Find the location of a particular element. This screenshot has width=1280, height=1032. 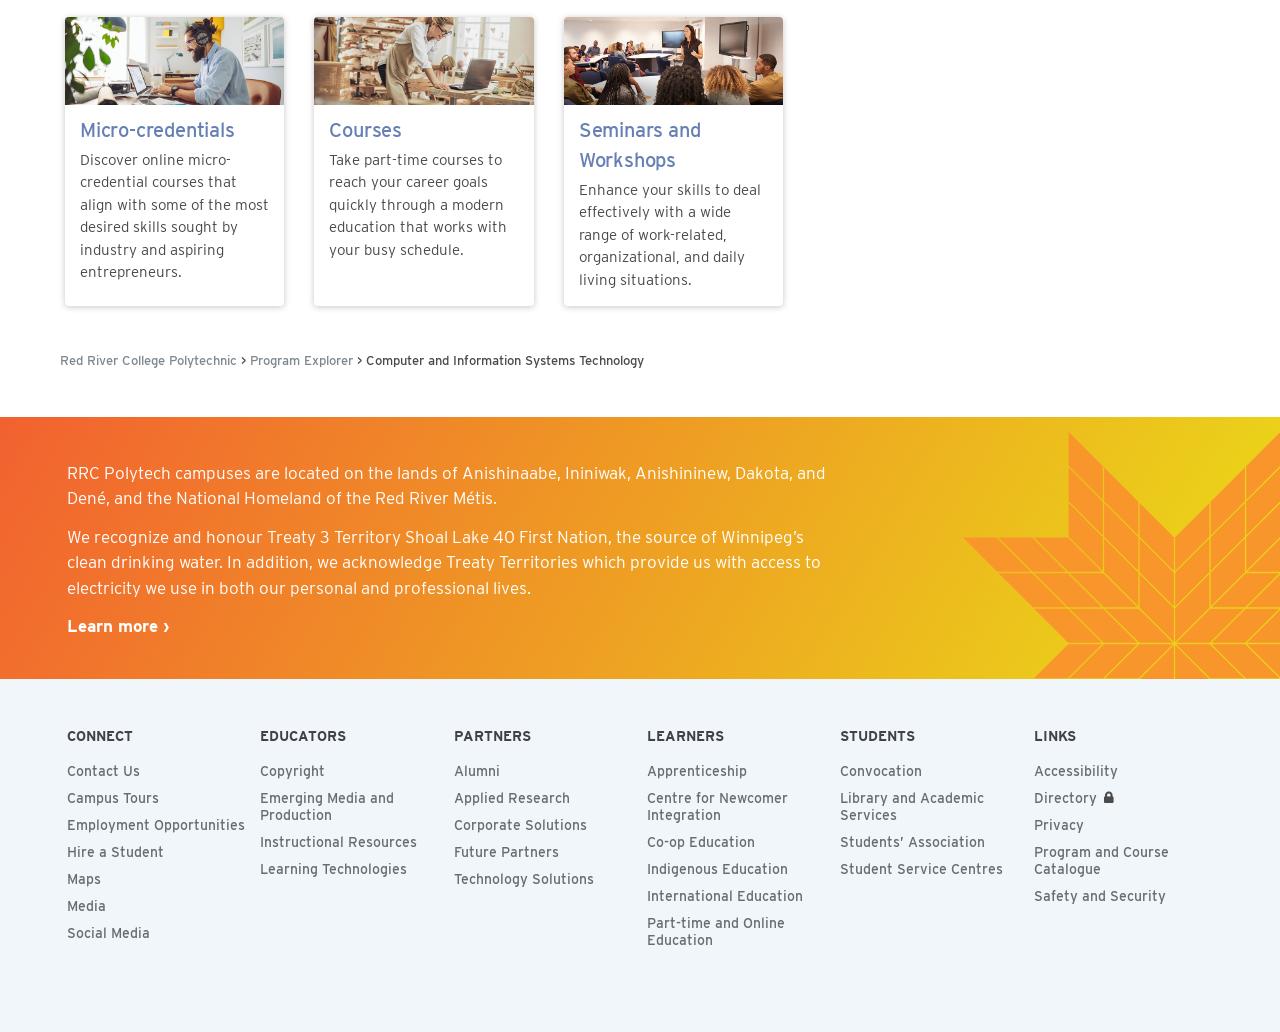

'Convocation' is located at coordinates (880, 770).